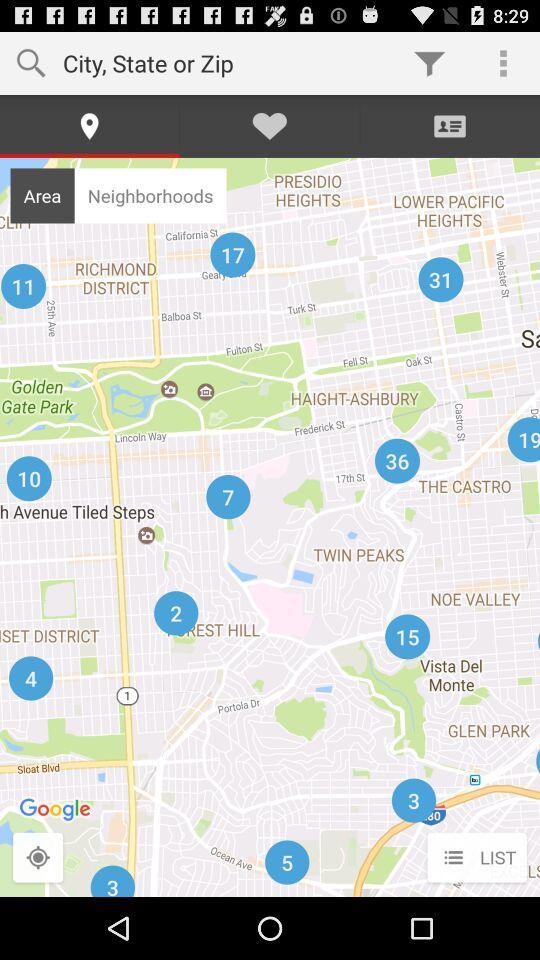 The image size is (540, 960). What do you see at coordinates (38, 857) in the screenshot?
I see `search area` at bounding box center [38, 857].